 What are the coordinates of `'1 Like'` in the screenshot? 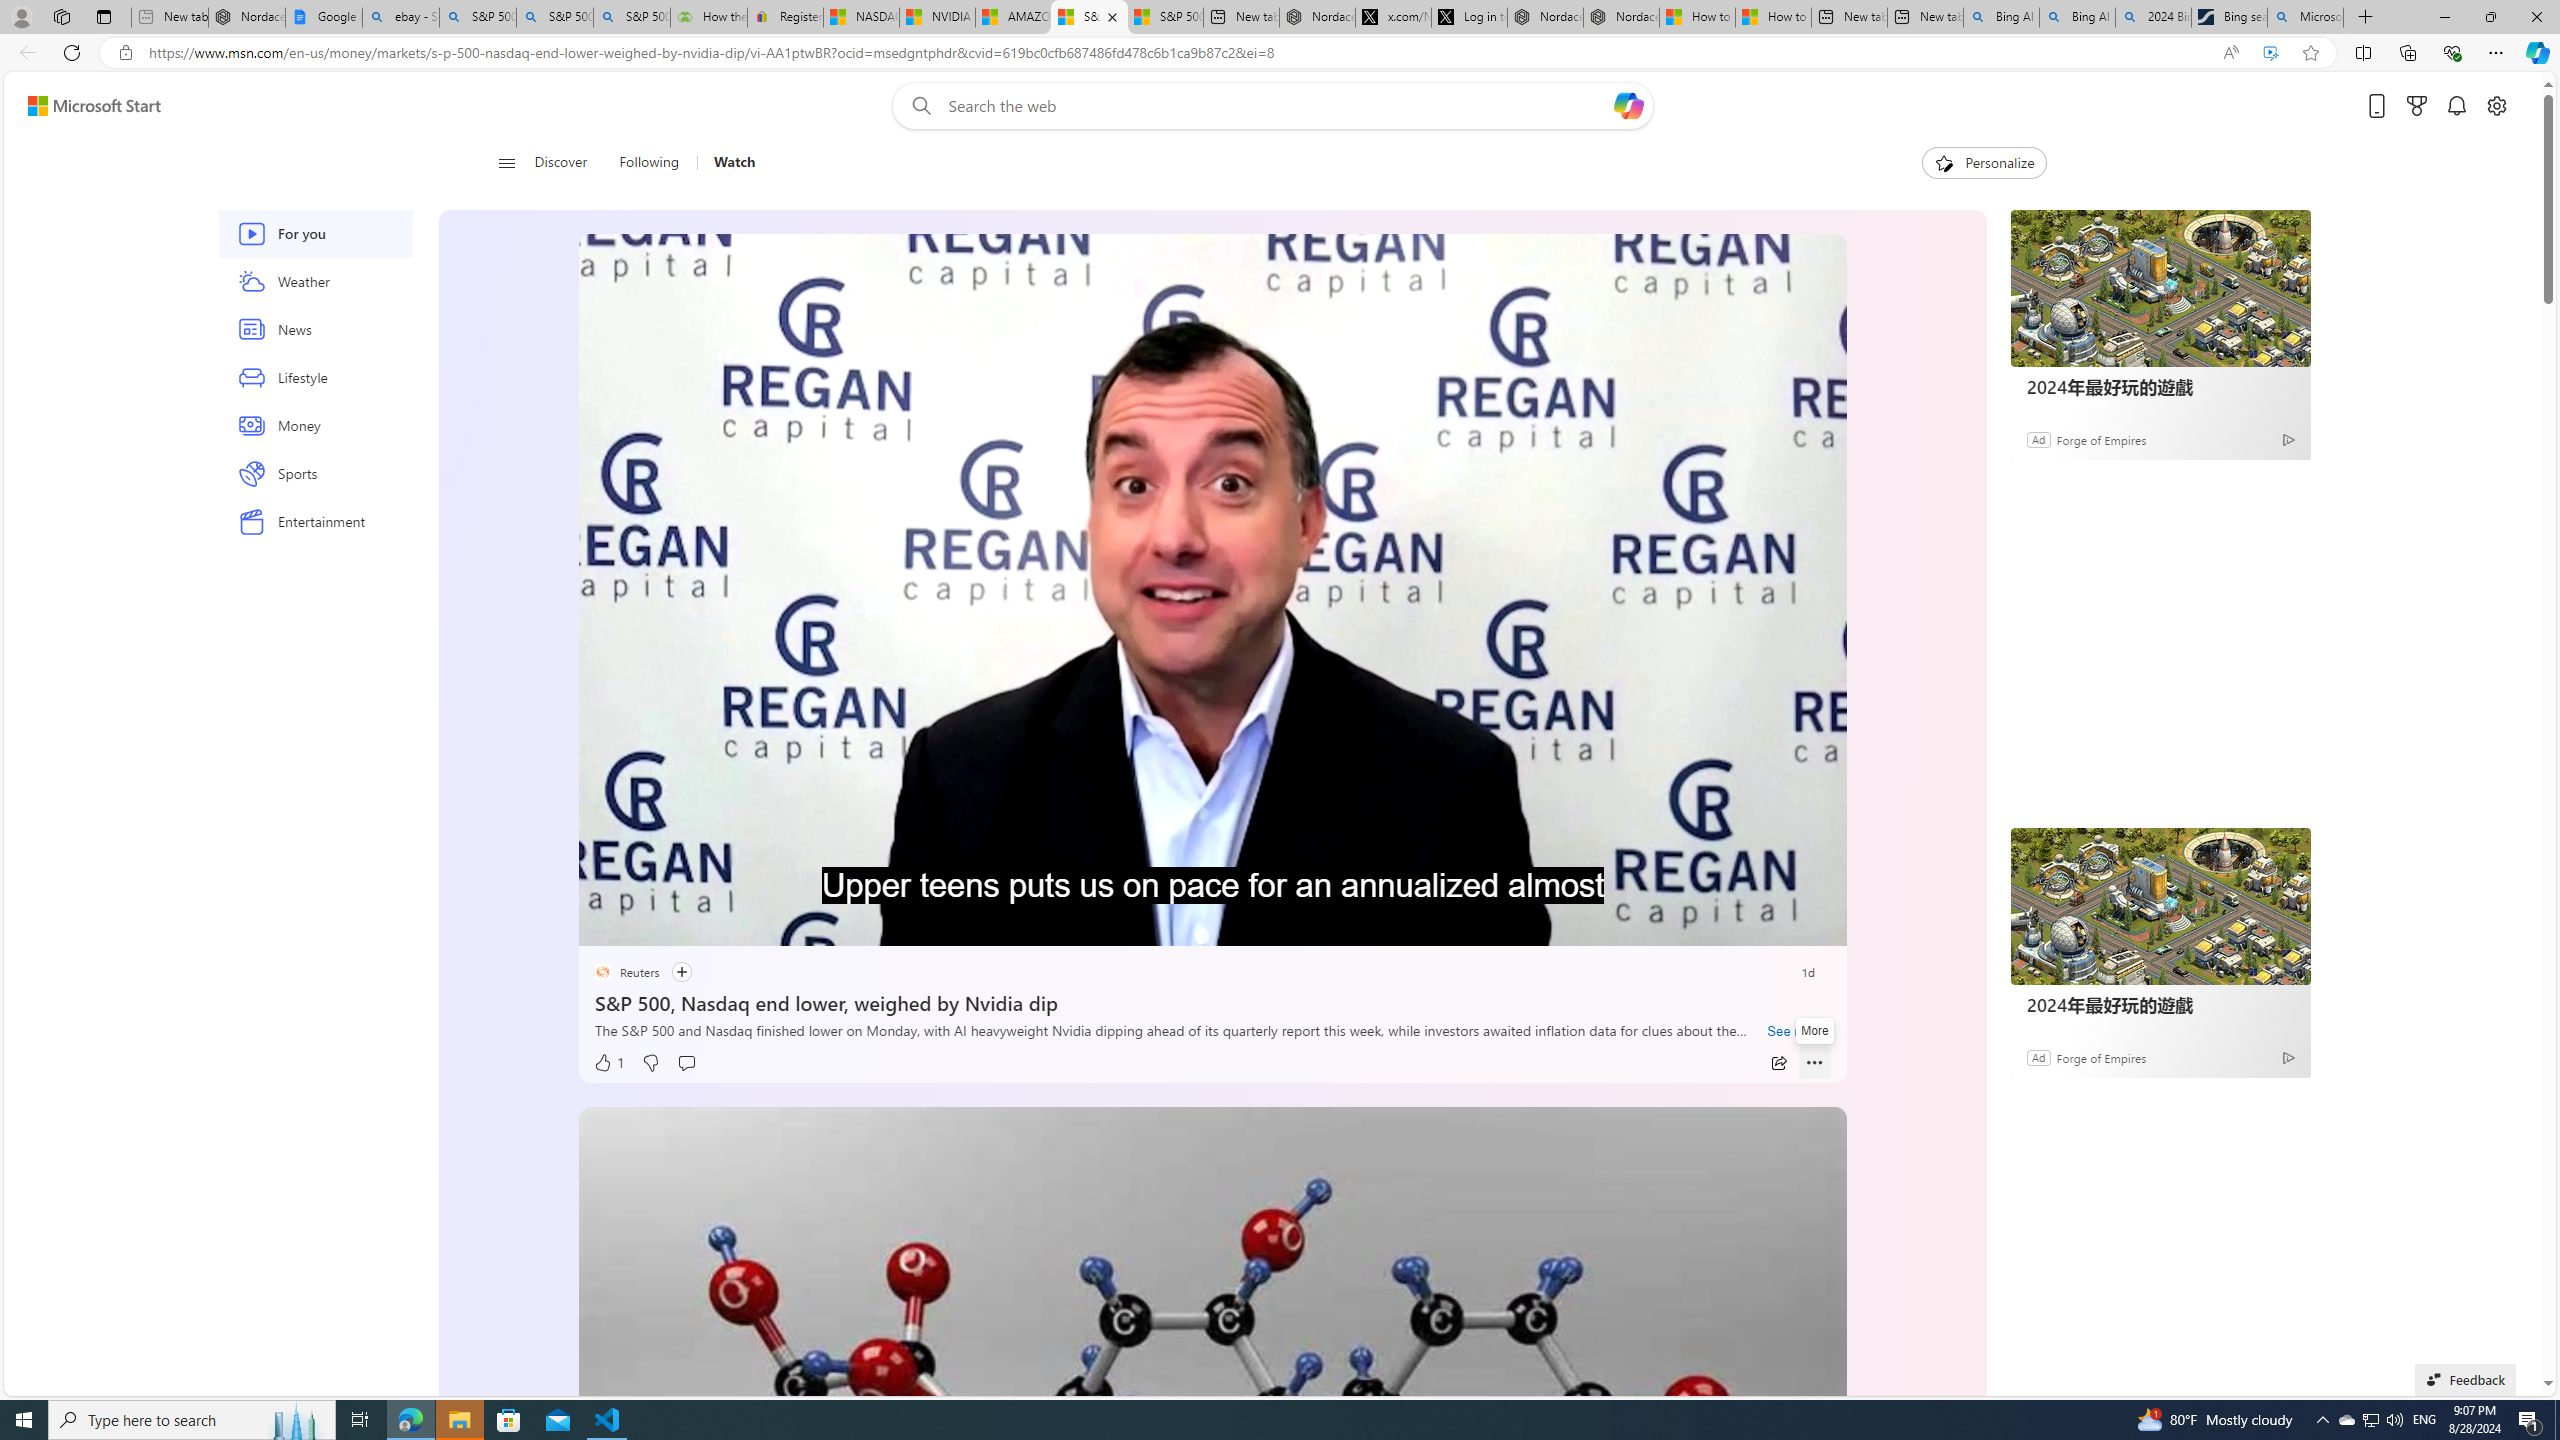 It's located at (607, 1062).